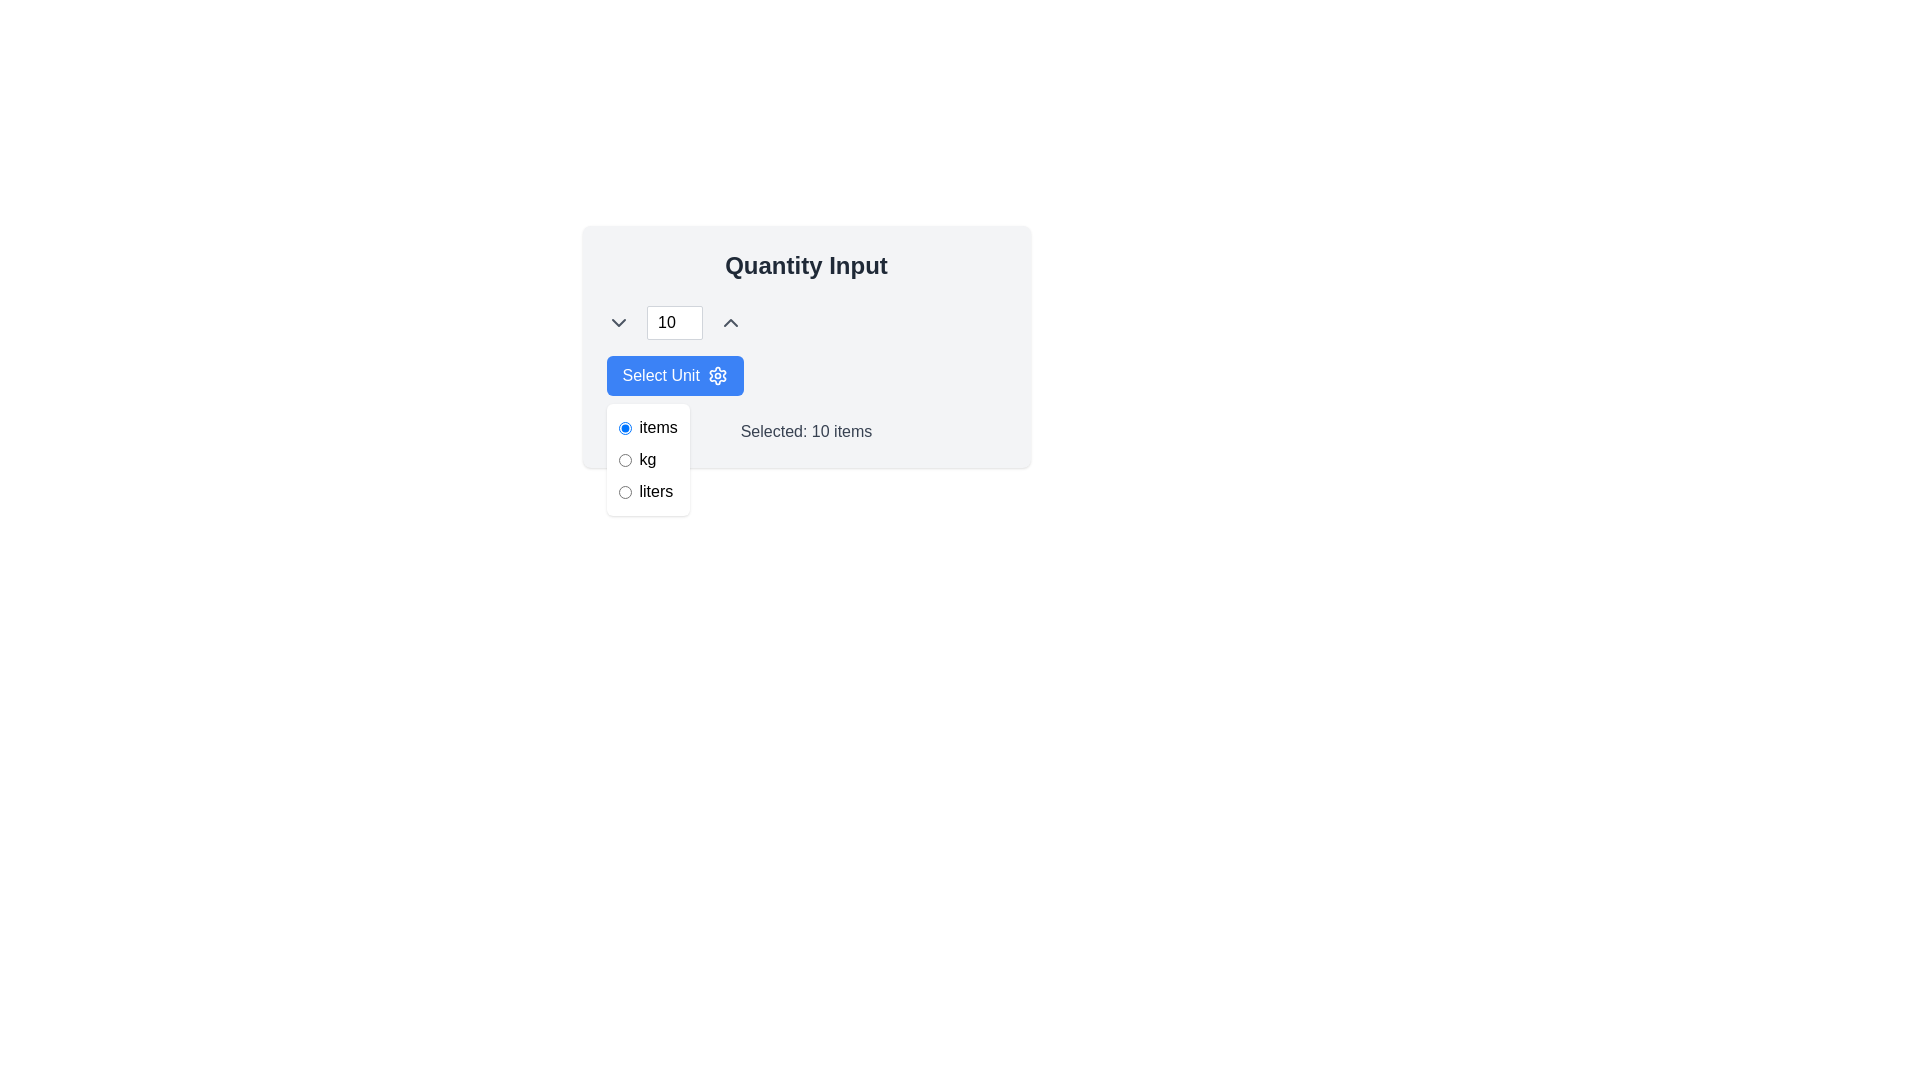 This screenshot has width=1920, height=1080. Describe the element at coordinates (717, 375) in the screenshot. I see `the settings icon located to the right of the 'Select Unit' text within a blue rectangular button` at that location.